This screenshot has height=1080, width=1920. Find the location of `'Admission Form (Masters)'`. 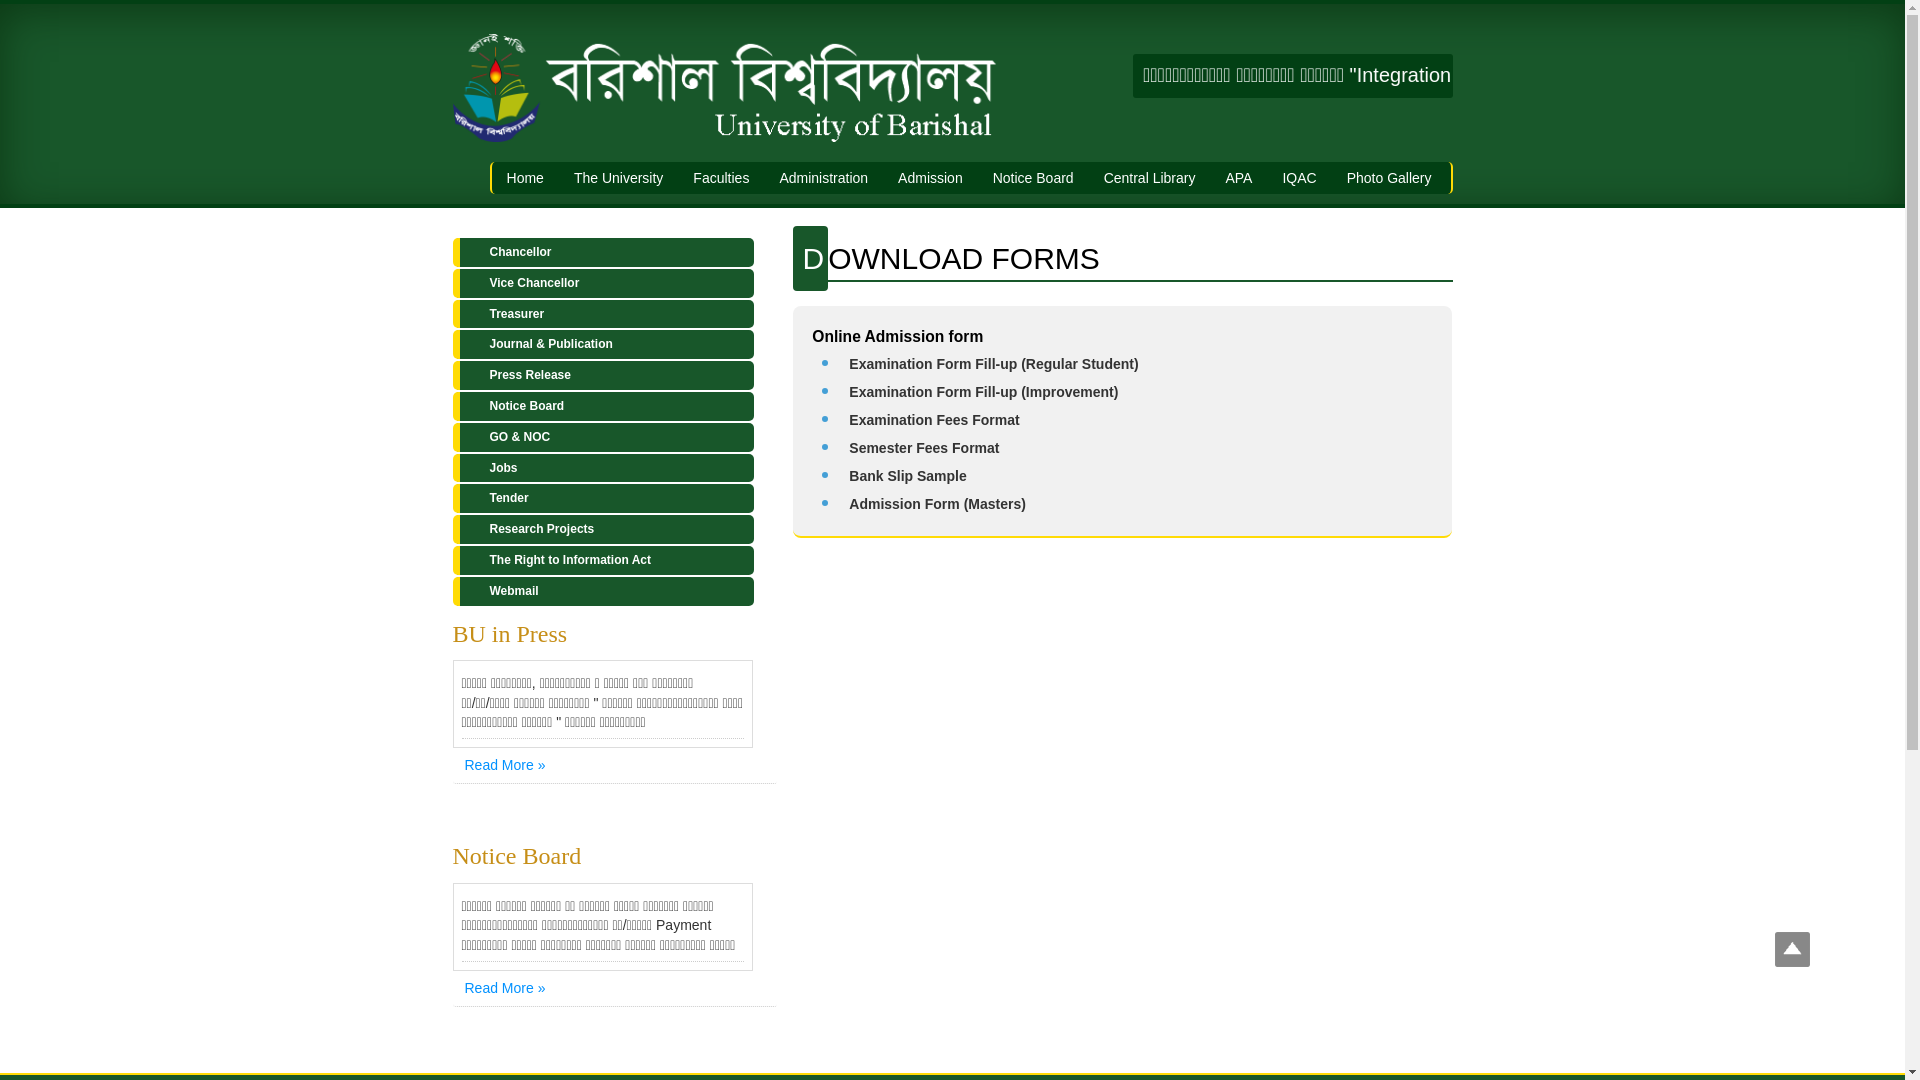

'Admission Form (Masters)' is located at coordinates (936, 503).